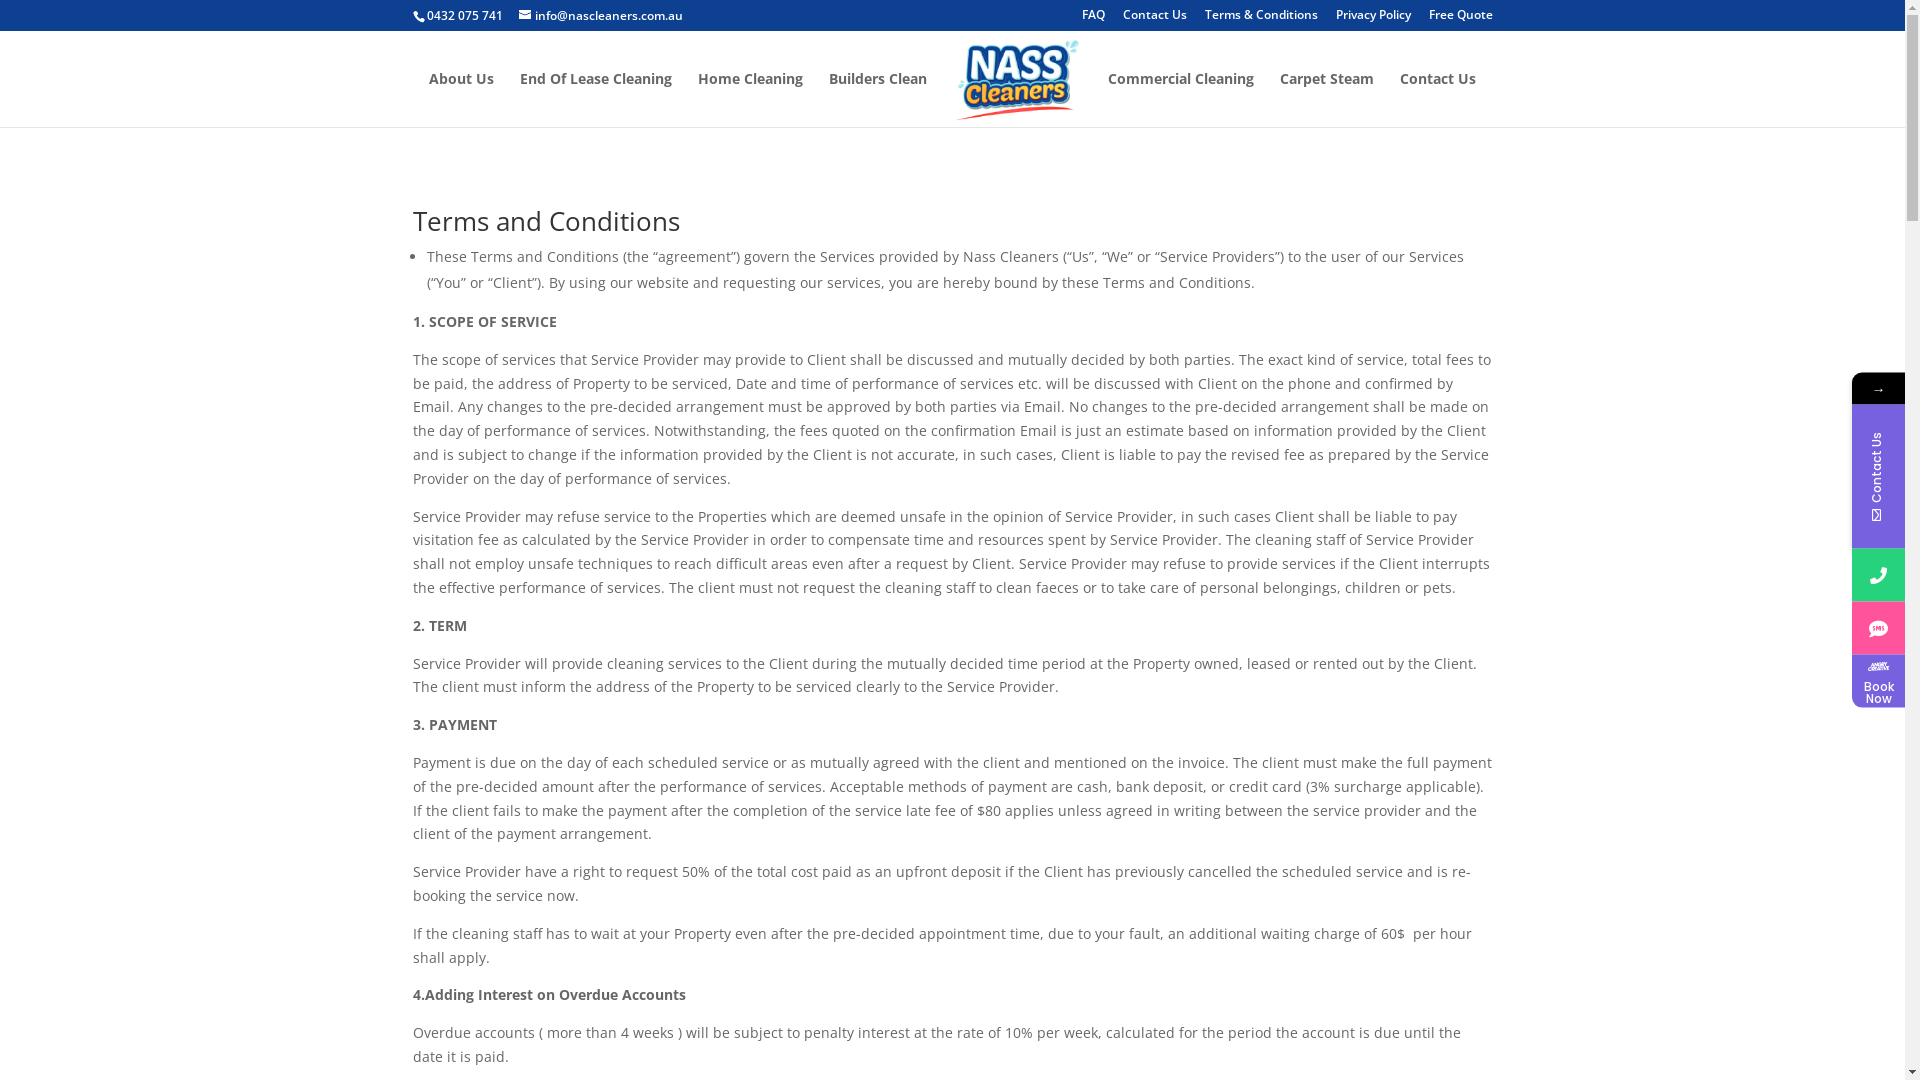 The image size is (1920, 1080). Describe the element at coordinates (594, 99) in the screenshot. I see `'End Of Lease Cleaning'` at that location.